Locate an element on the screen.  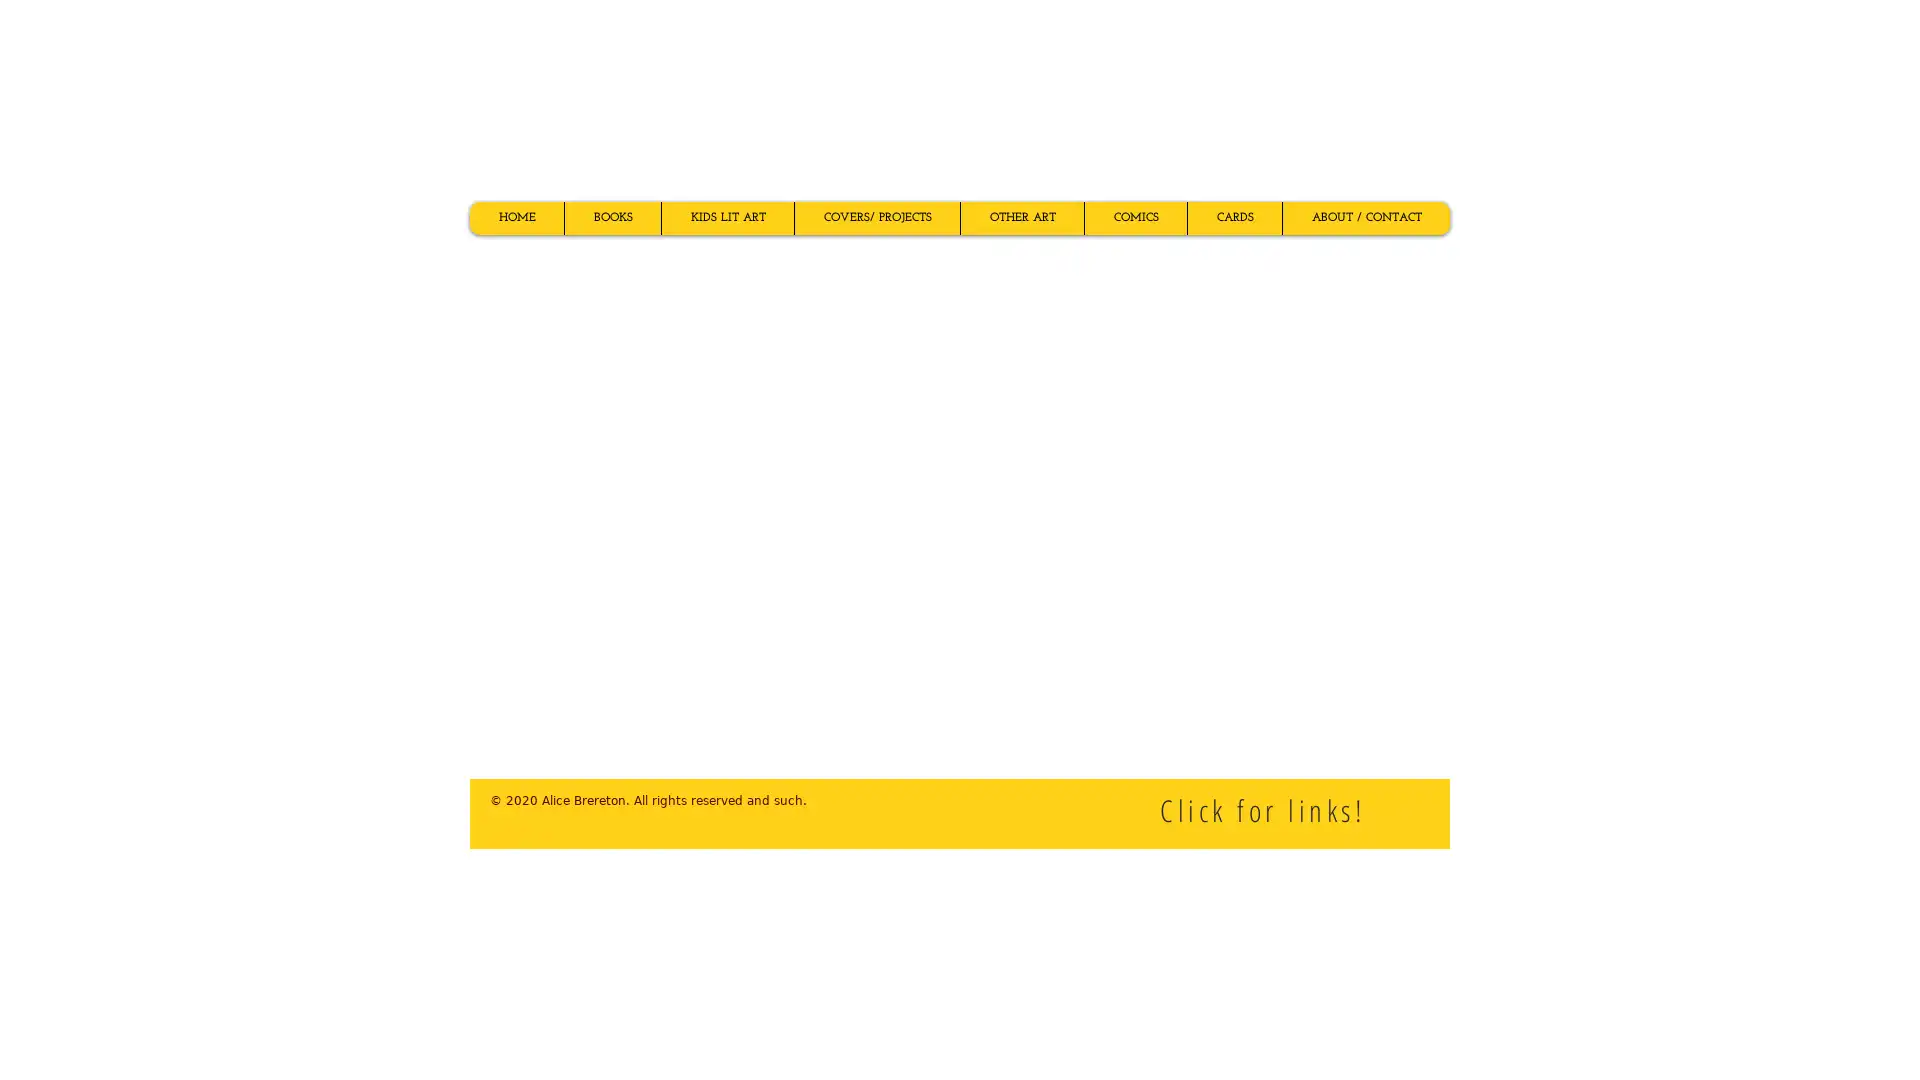
play forward is located at coordinates (1426, 532).